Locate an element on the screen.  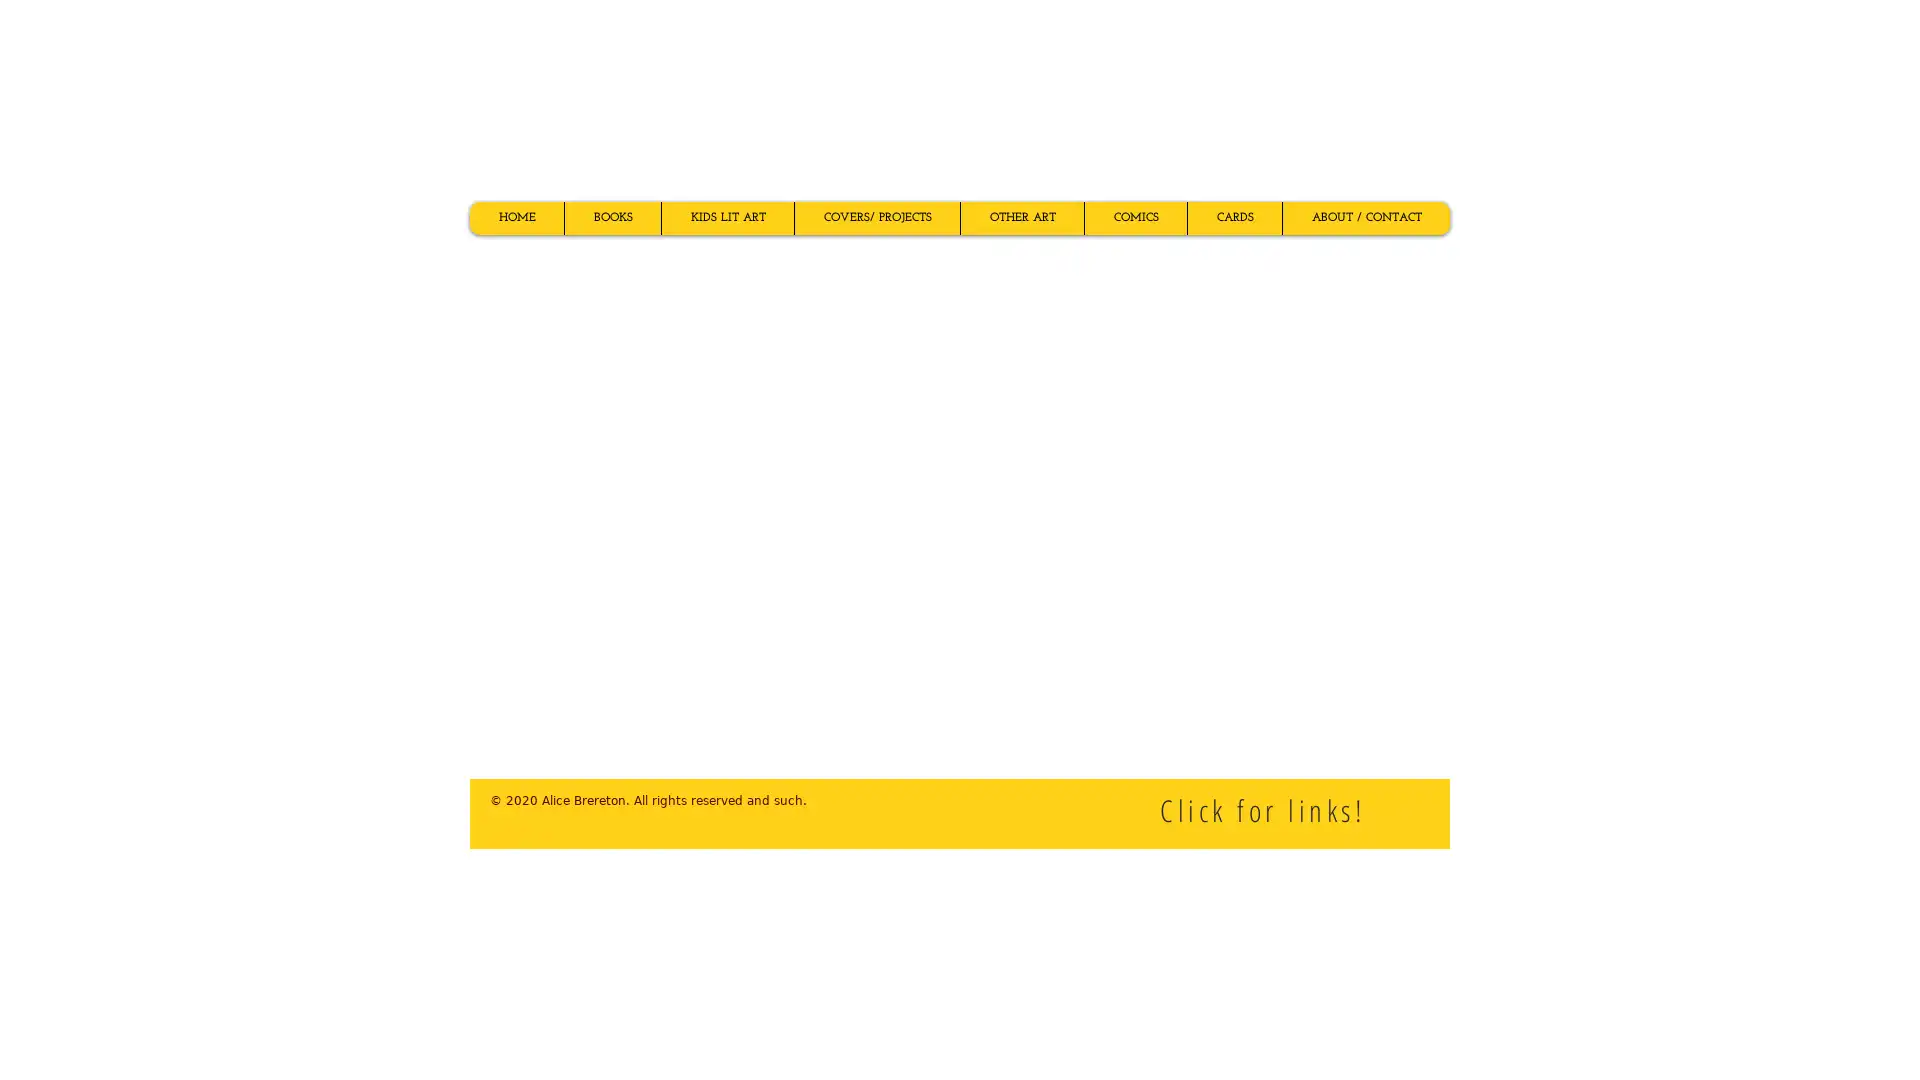
play forward is located at coordinates (1426, 532).